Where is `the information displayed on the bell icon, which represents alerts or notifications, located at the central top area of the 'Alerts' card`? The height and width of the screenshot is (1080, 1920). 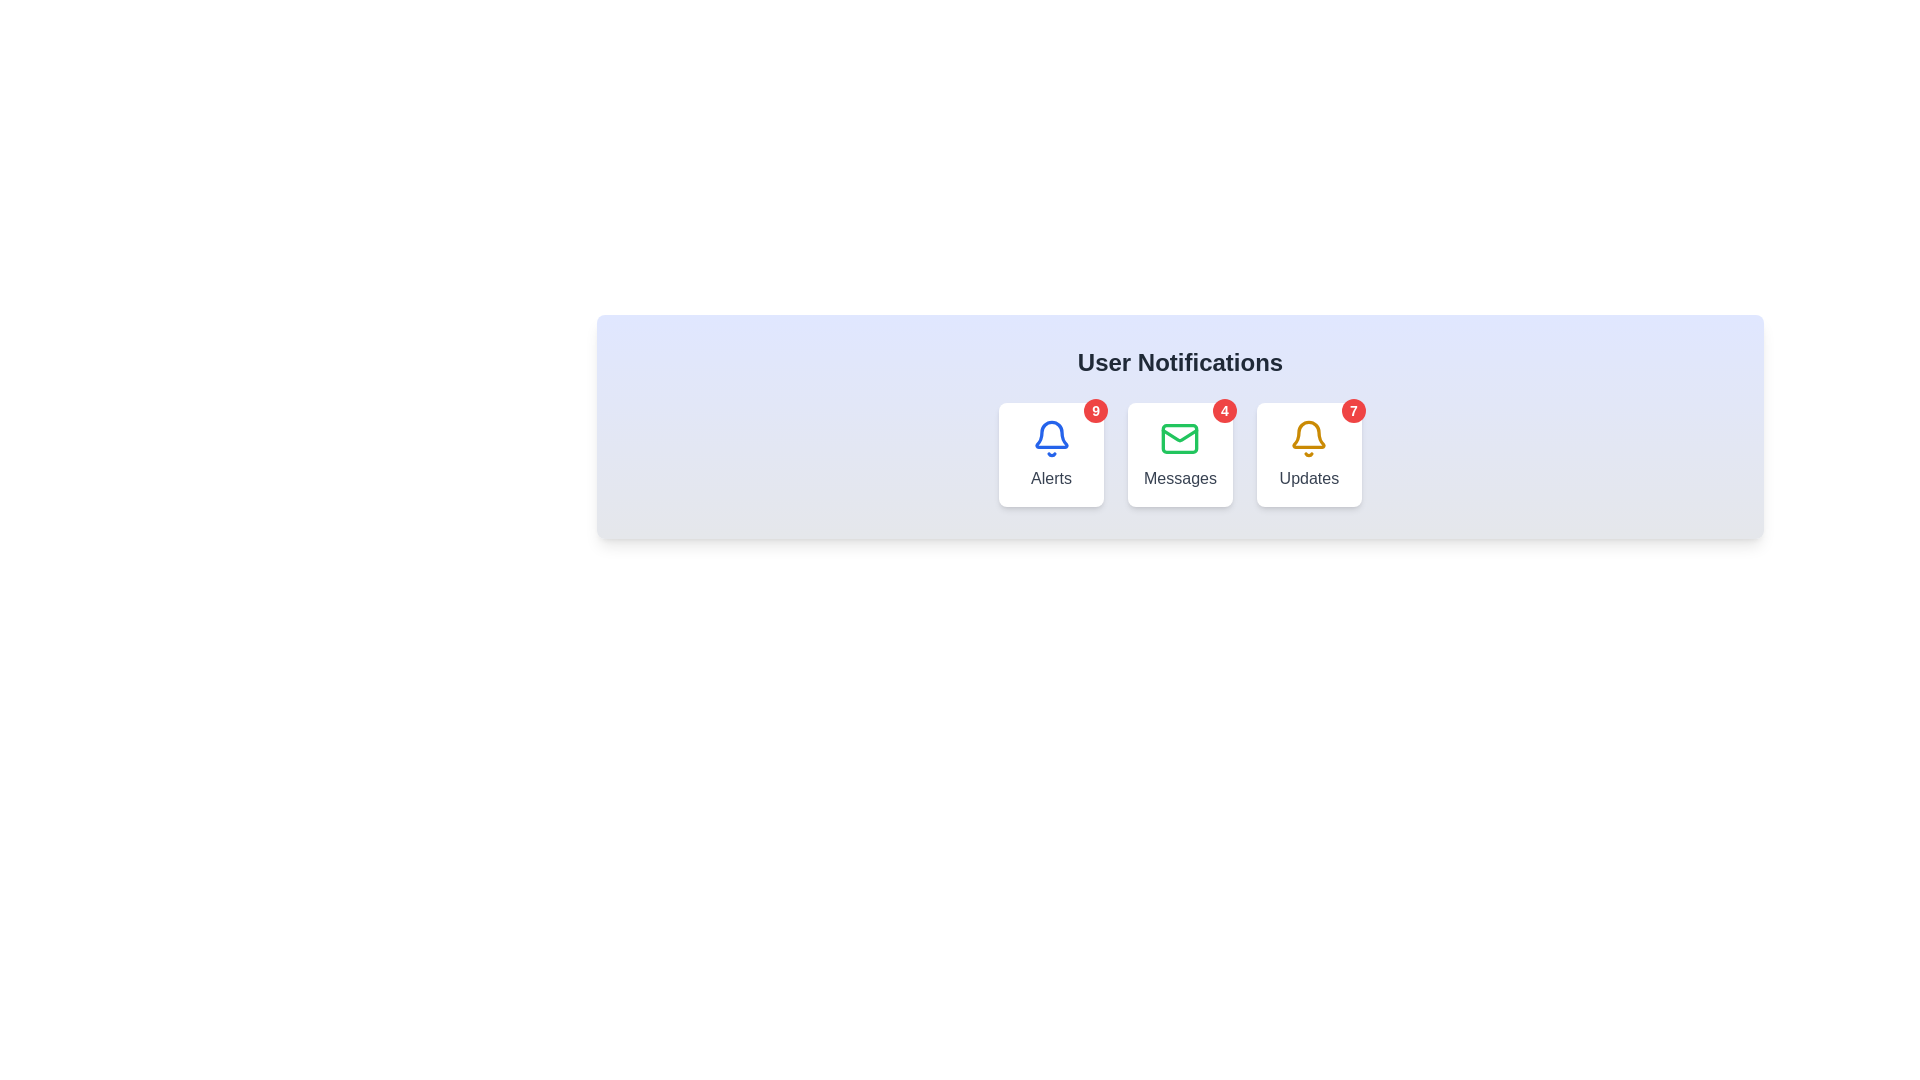
the information displayed on the bell icon, which represents alerts or notifications, located at the central top area of the 'Alerts' card is located at coordinates (1050, 438).